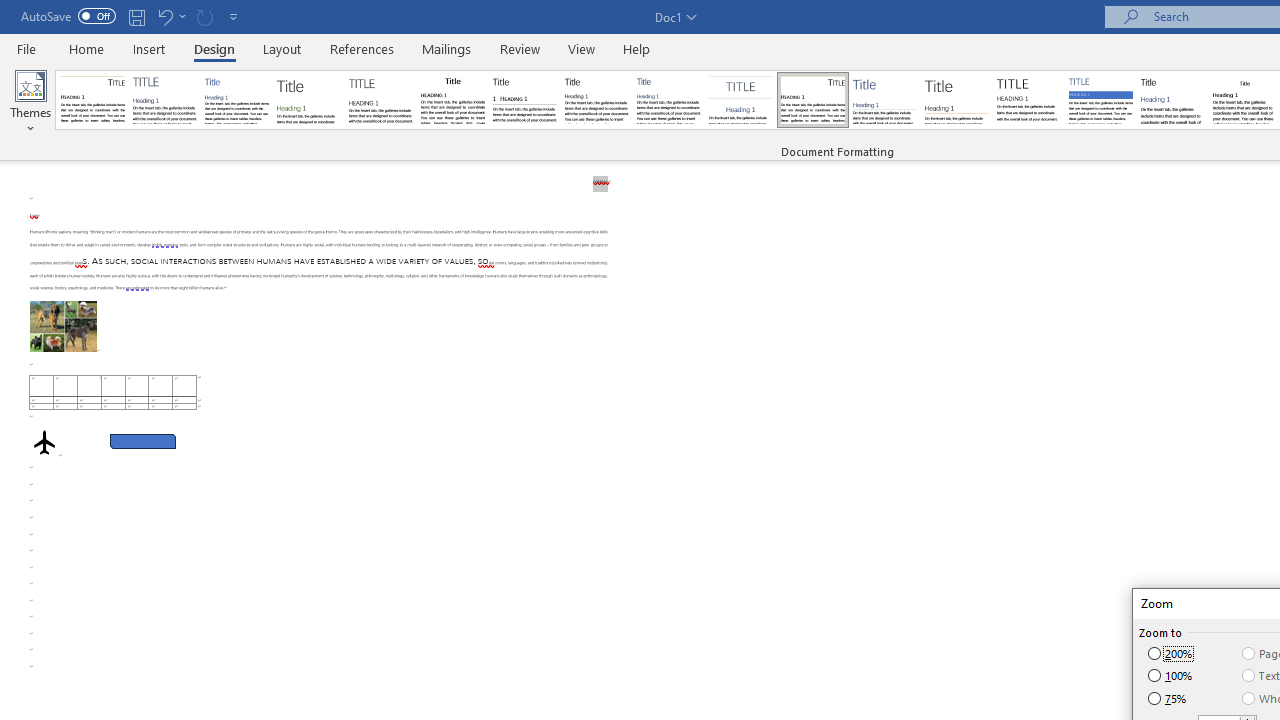 The image size is (1280, 720). I want to click on 'Shaded', so click(1099, 100).